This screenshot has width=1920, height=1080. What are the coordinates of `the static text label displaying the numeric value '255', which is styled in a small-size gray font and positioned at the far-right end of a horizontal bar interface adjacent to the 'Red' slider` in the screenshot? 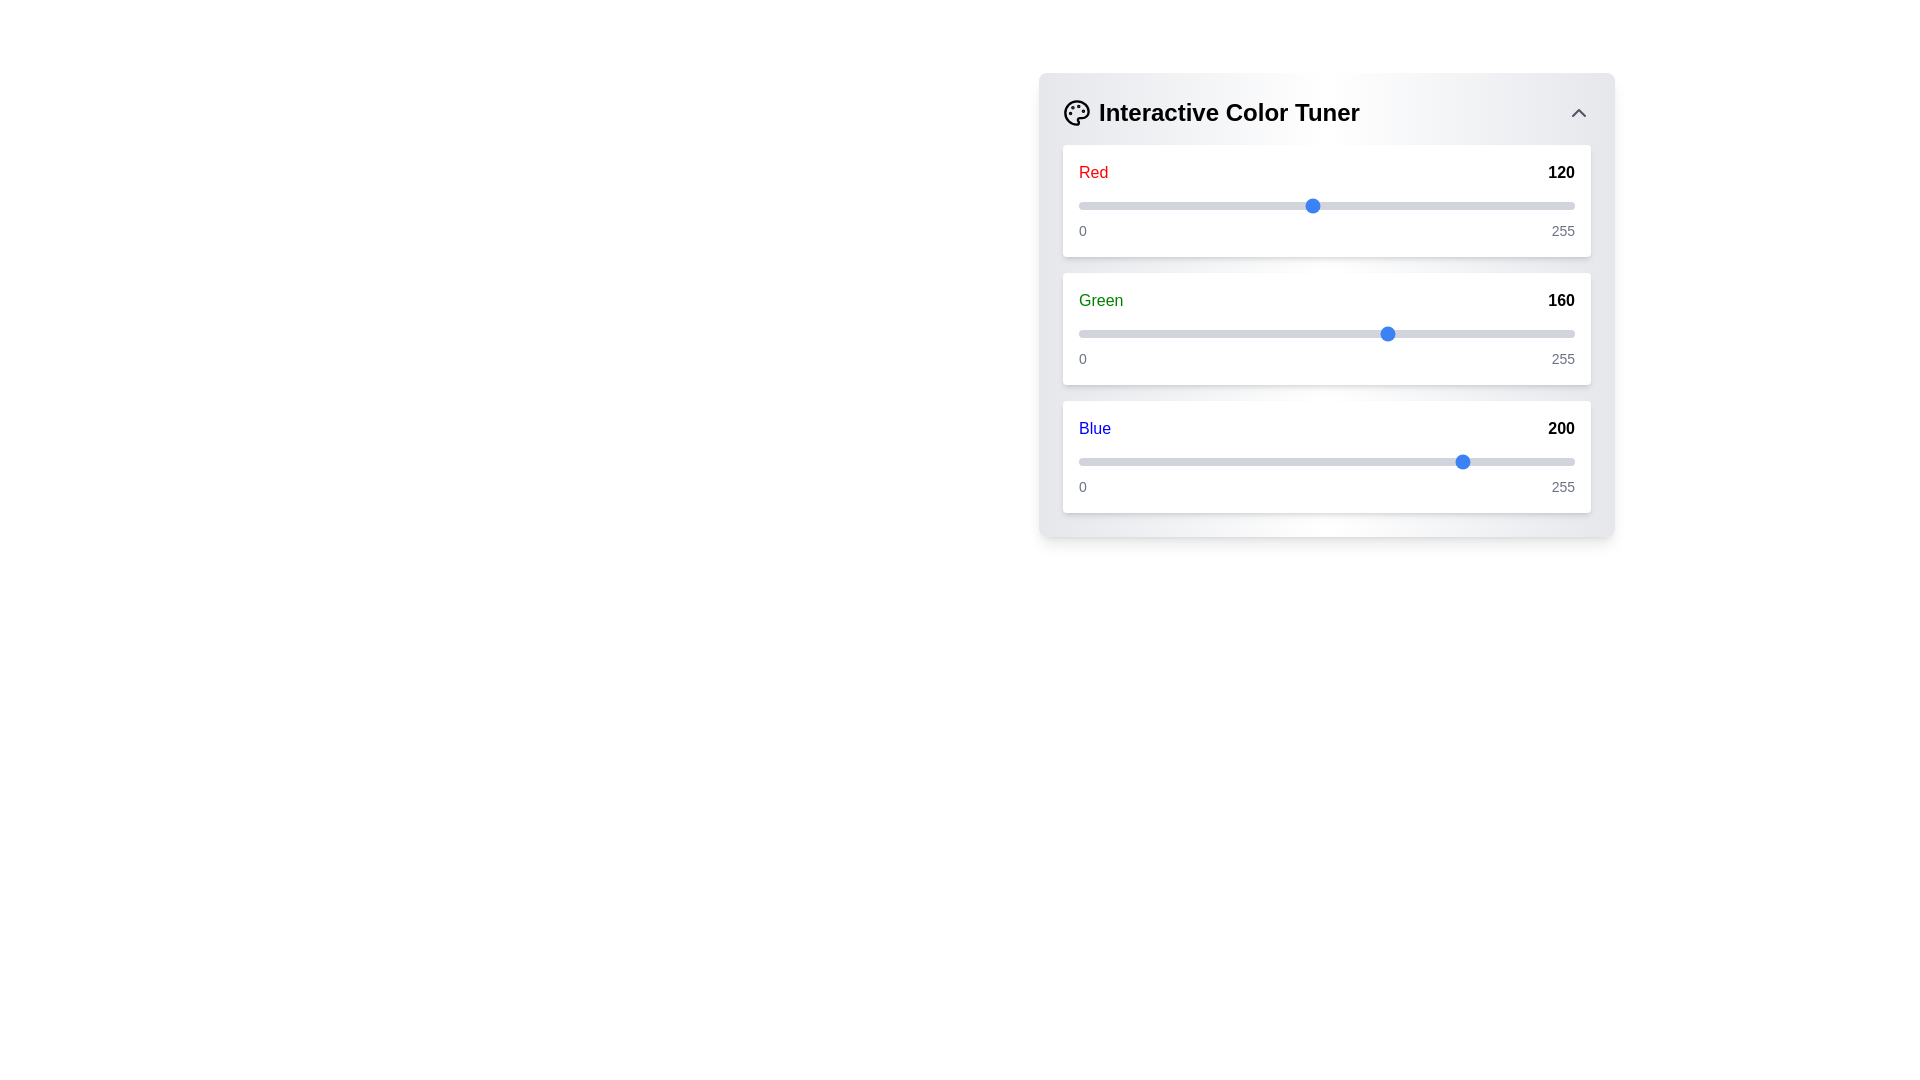 It's located at (1562, 230).